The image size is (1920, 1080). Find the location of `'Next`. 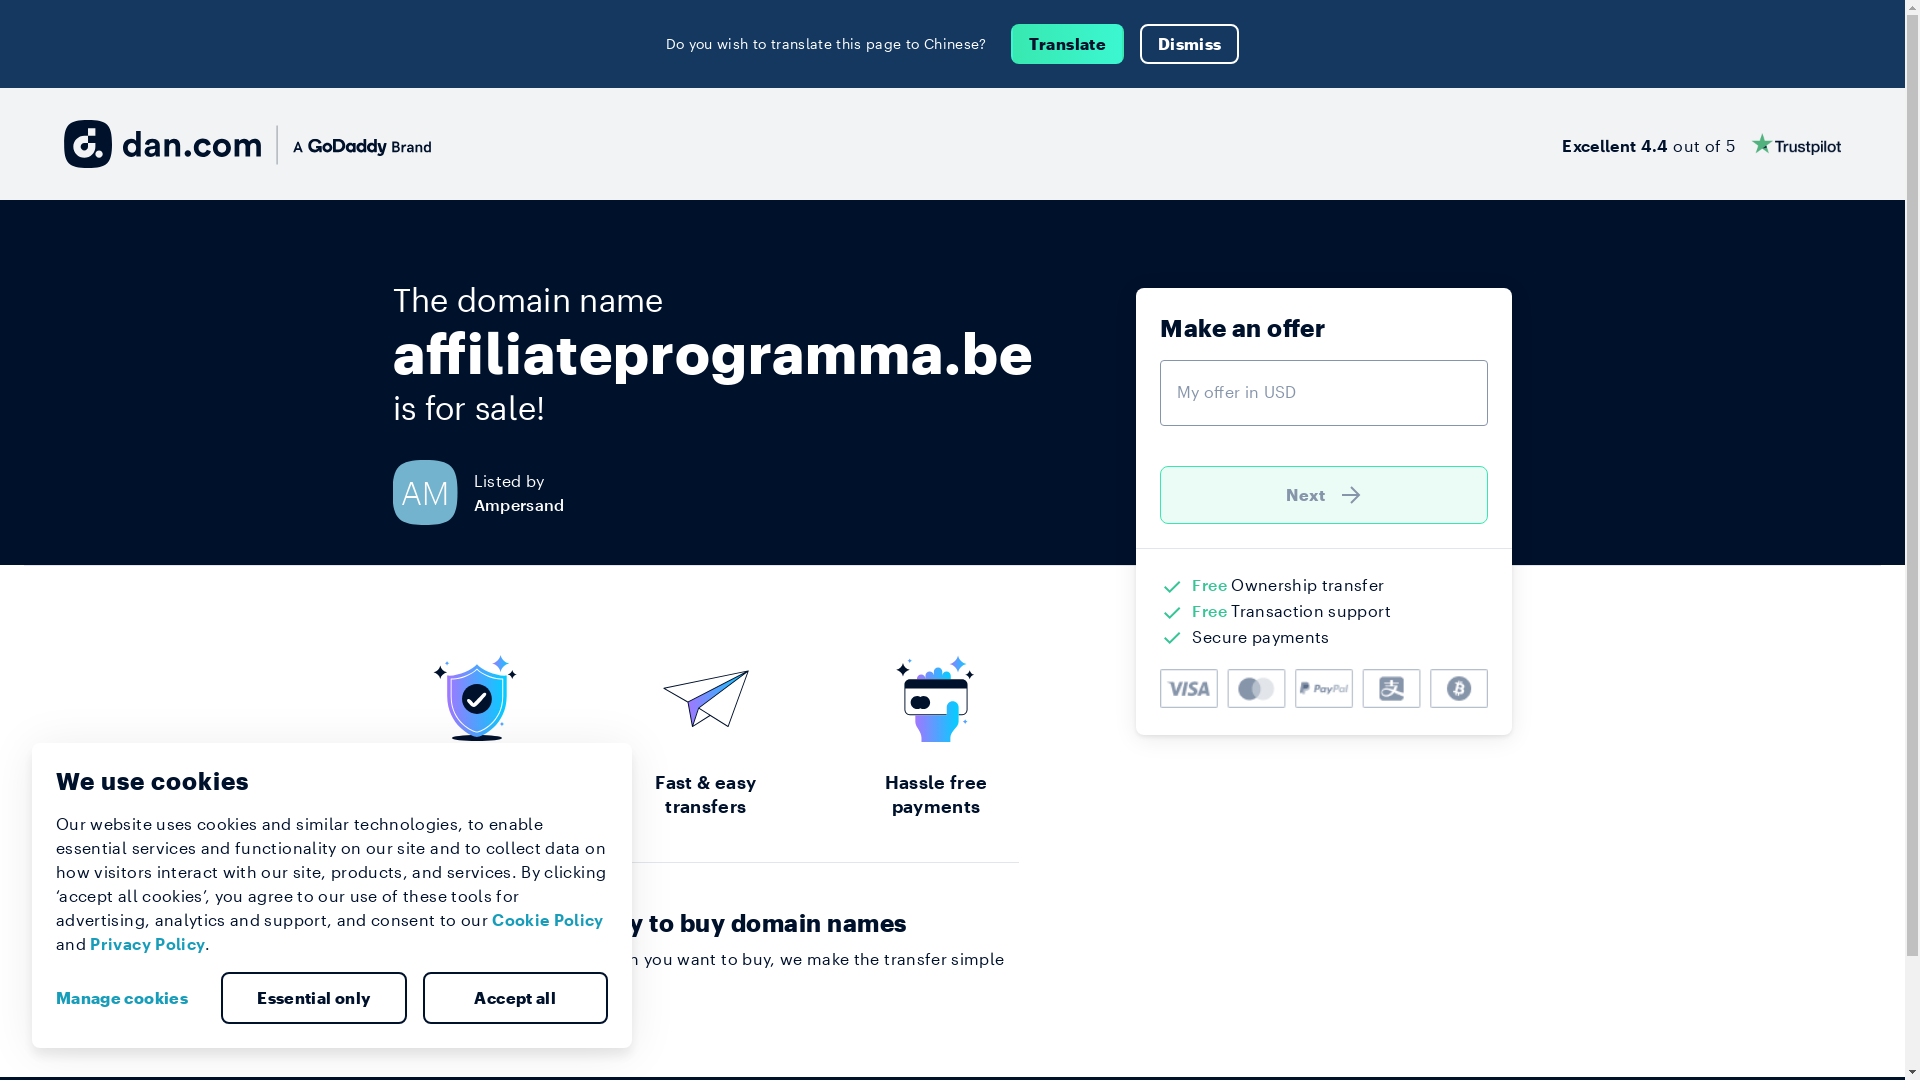

'Next is located at coordinates (1324, 494).